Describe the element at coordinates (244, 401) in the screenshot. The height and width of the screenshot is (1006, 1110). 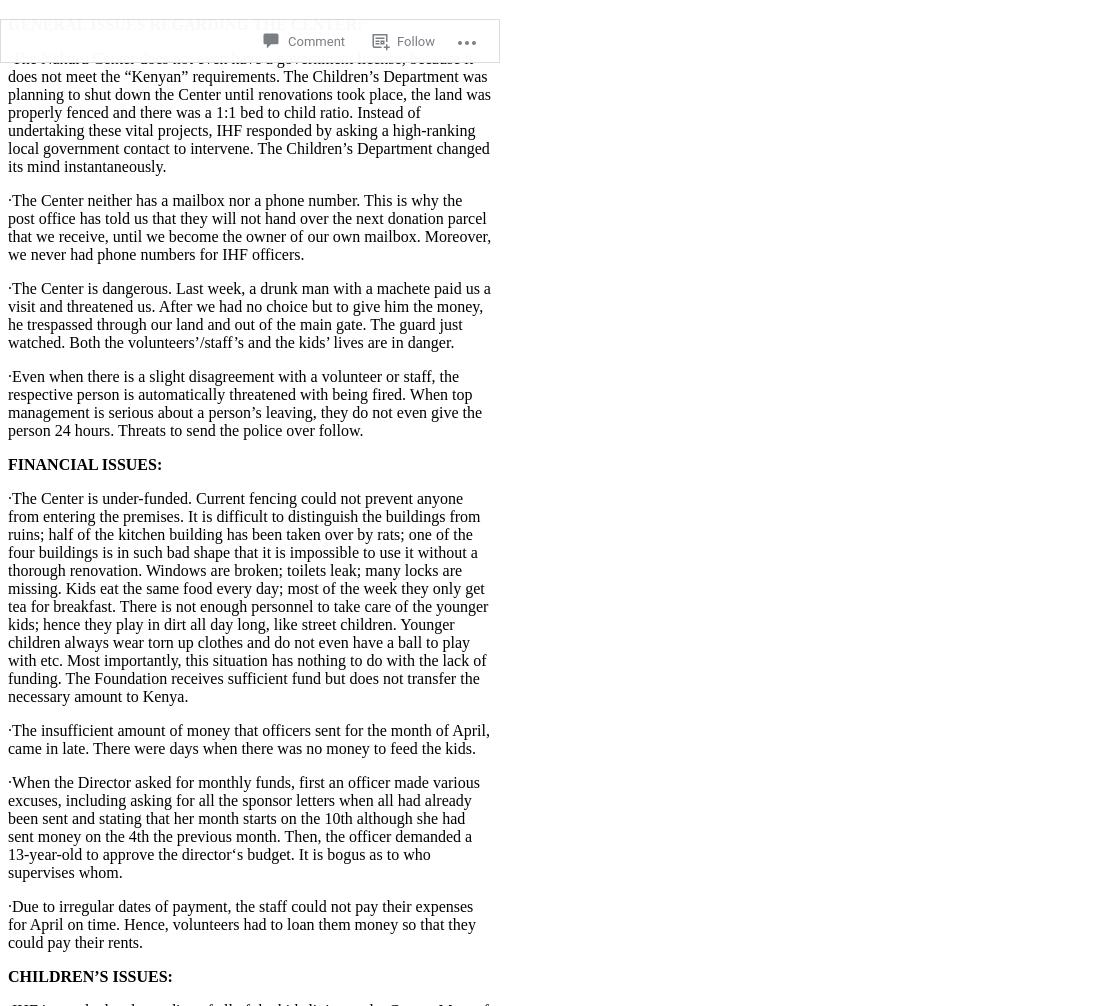
I see `'·Even when there is a slight disagreement with a volunteer or staff, the respective person is automatically threatened with being fired. When top management is serious about a person’s leaving, they do not even give the person 24 hours. Threats to send the police over follow.'` at that location.